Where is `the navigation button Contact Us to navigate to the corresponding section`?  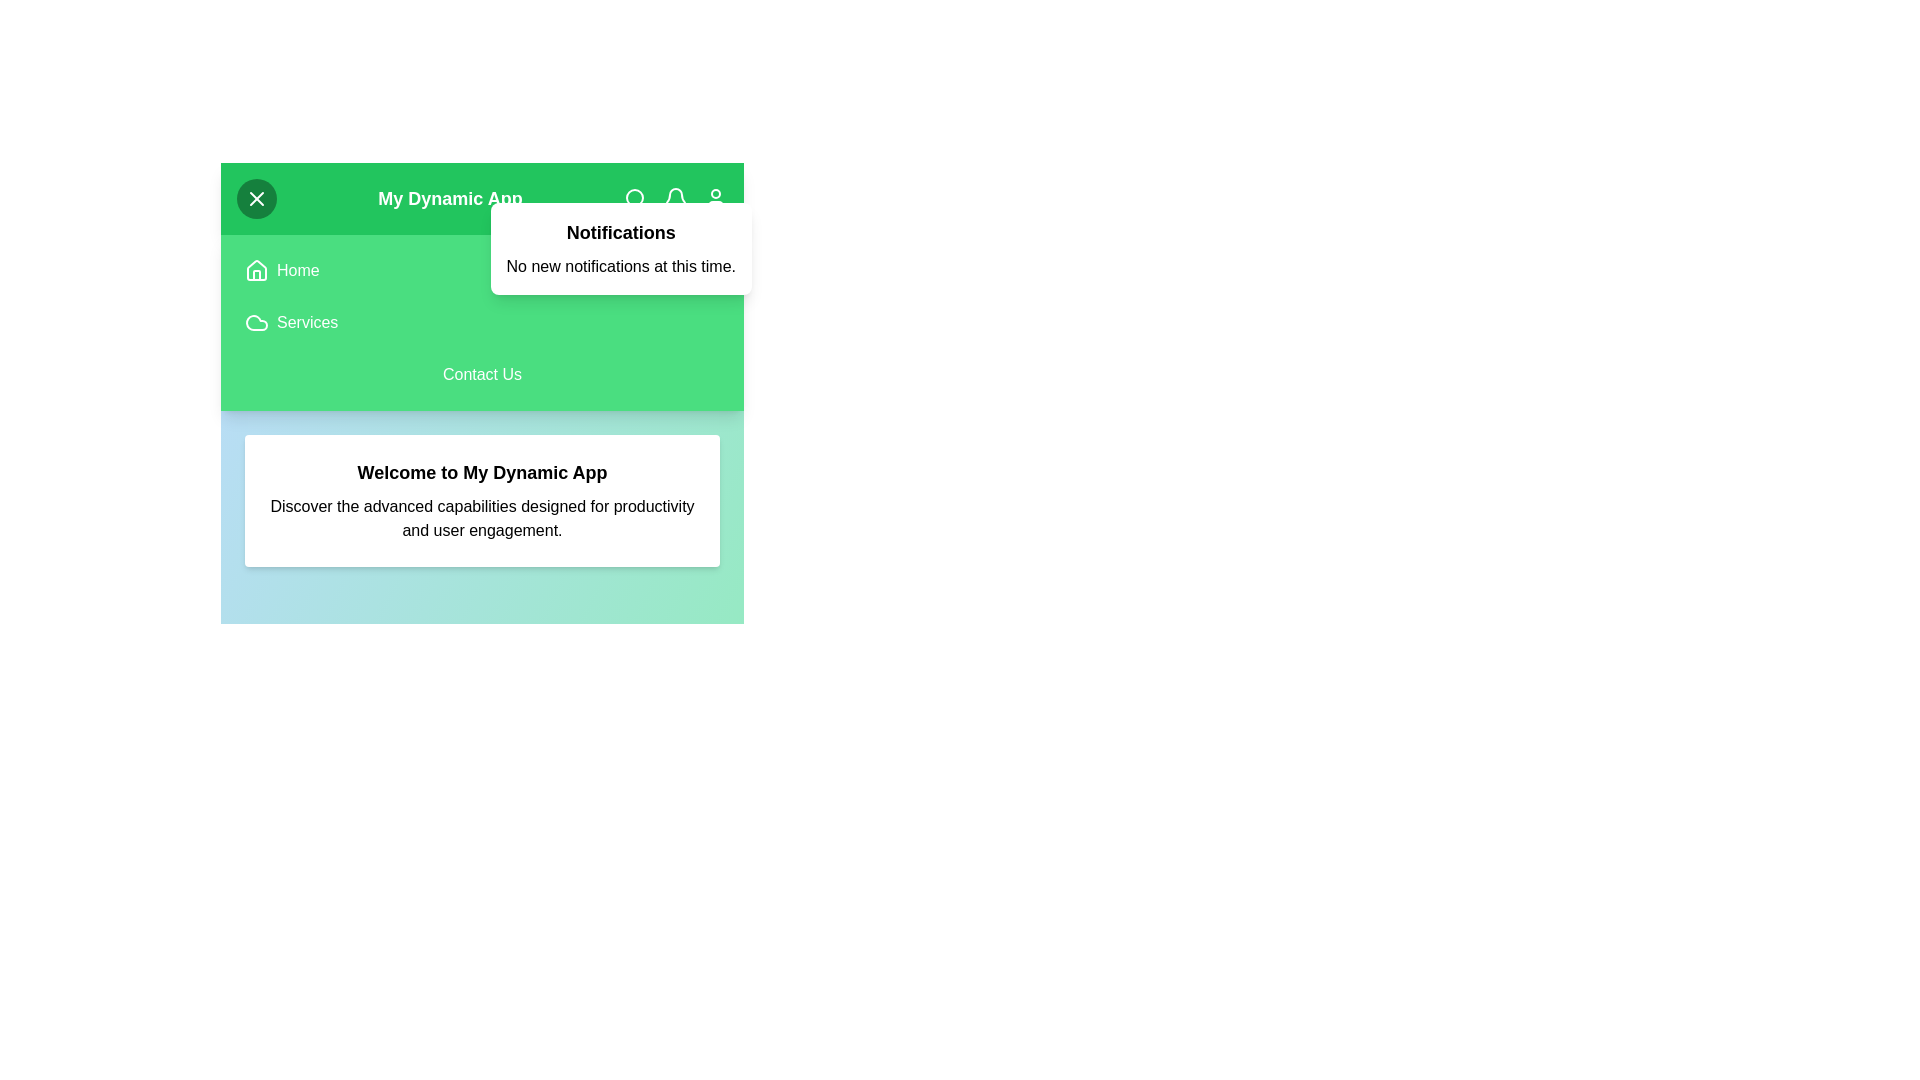
the navigation button Contact Us to navigate to the corresponding section is located at coordinates (482, 374).